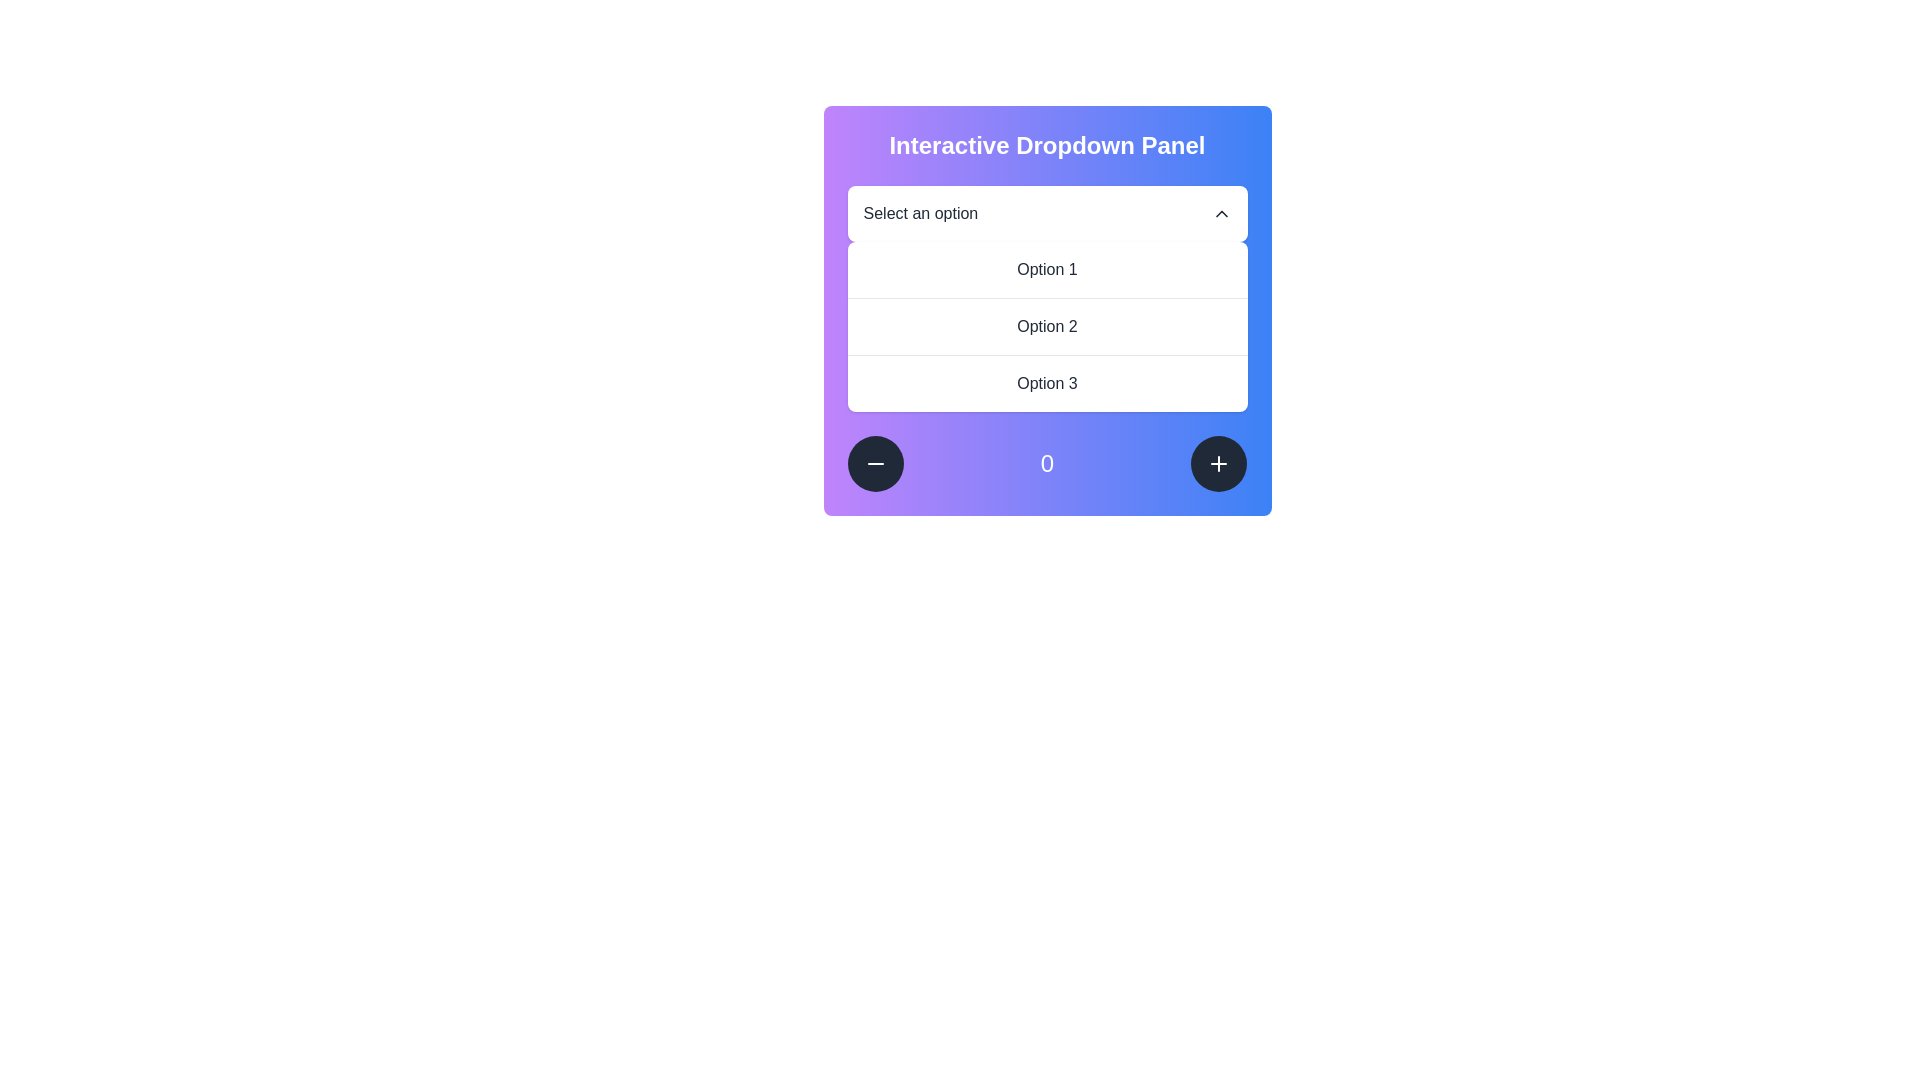  I want to click on the rightmost plus button that increments a value, located adjacent to the centered '0' text, so click(1218, 463).